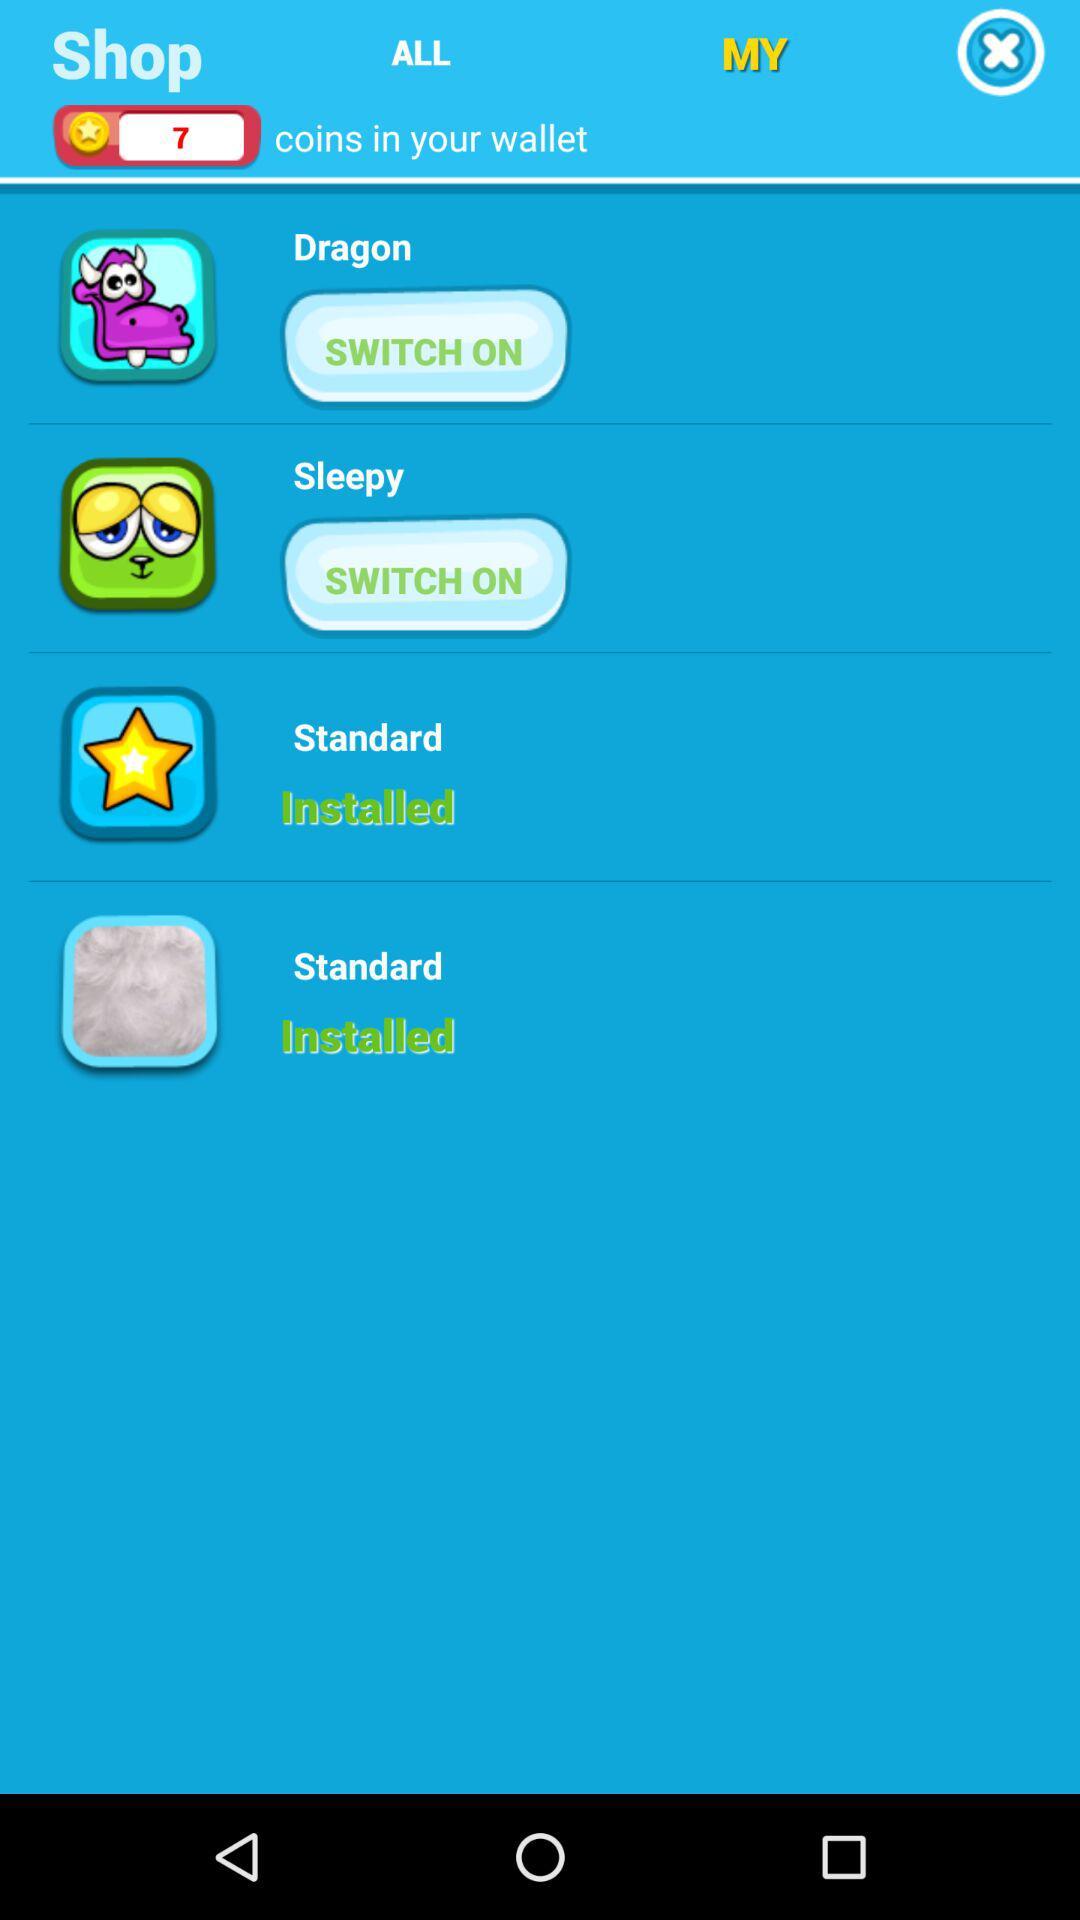 The image size is (1080, 1920). What do you see at coordinates (351, 244) in the screenshot?
I see `the icon above the switch on item` at bounding box center [351, 244].